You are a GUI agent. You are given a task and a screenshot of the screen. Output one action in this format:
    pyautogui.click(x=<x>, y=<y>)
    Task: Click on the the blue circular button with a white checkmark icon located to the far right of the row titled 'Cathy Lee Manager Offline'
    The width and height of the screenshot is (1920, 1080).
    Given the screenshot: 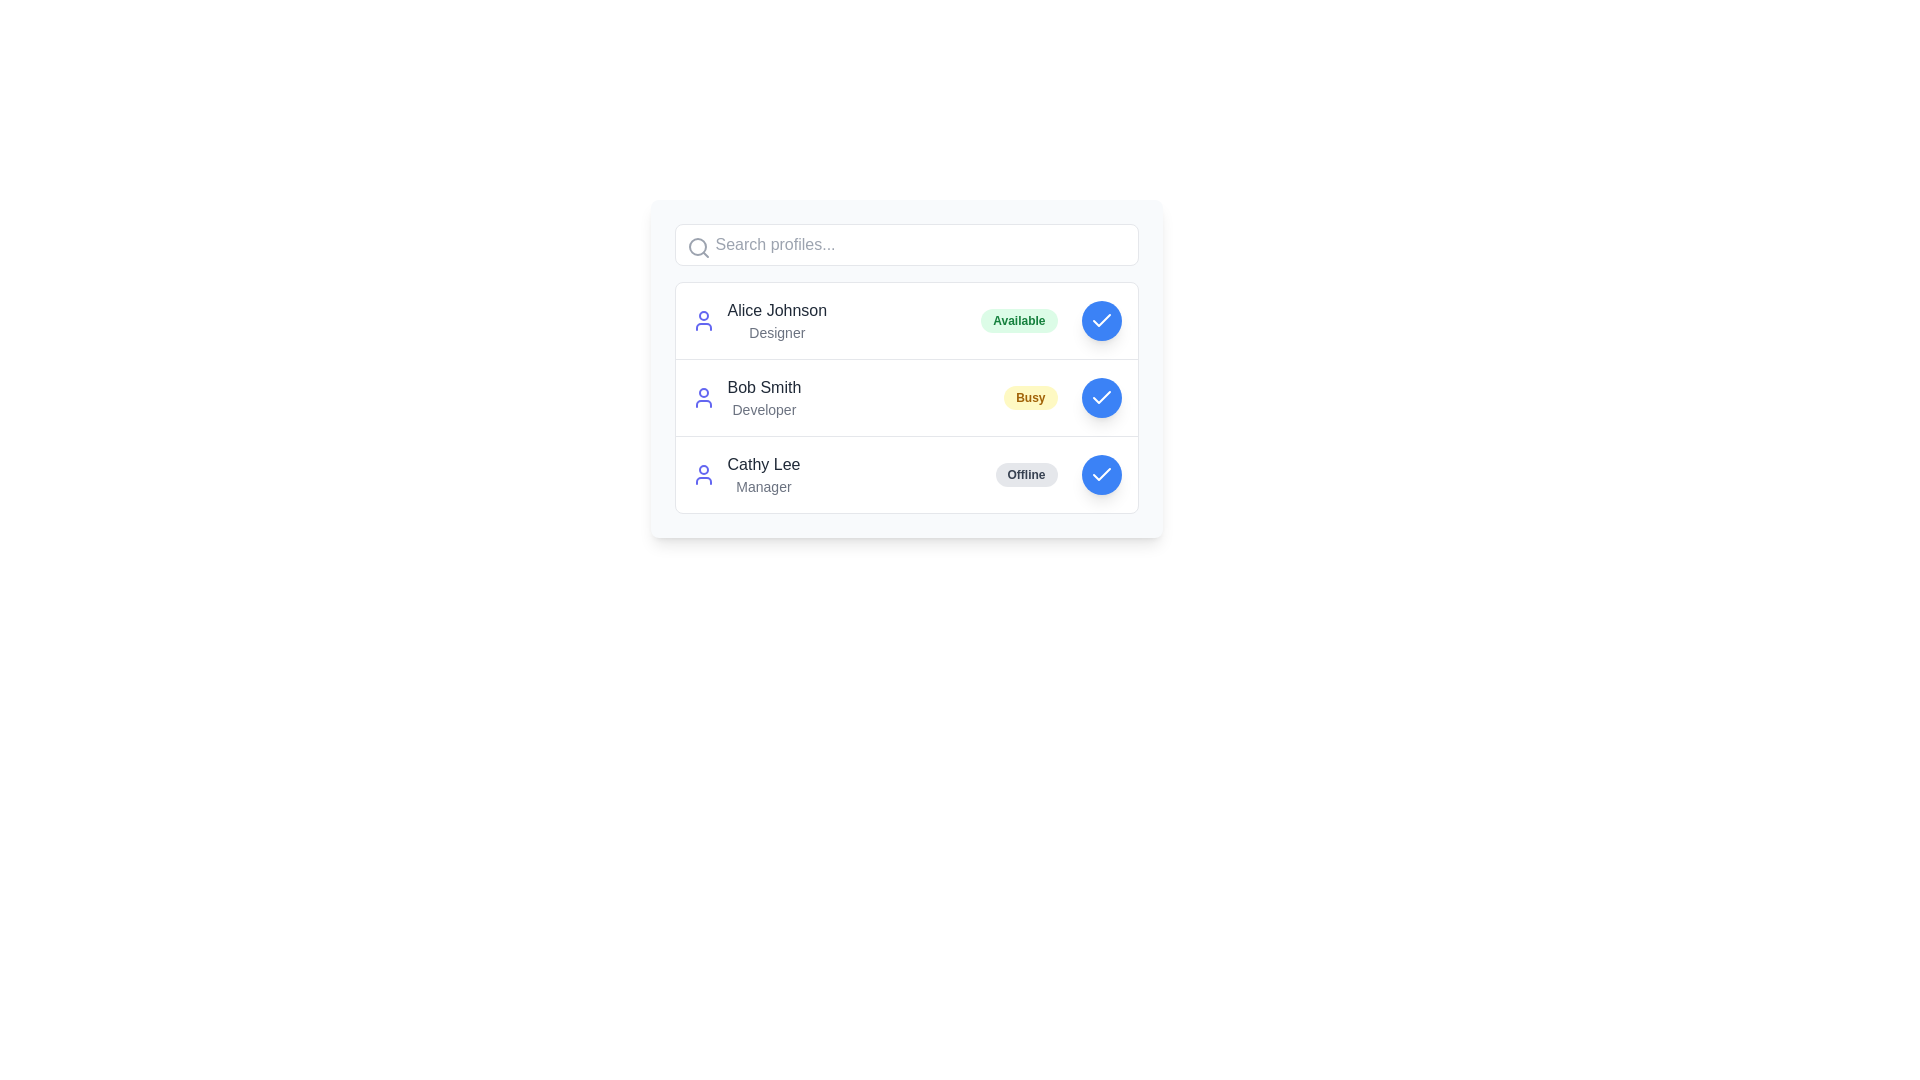 What is the action you would take?
    pyautogui.click(x=1100, y=474)
    